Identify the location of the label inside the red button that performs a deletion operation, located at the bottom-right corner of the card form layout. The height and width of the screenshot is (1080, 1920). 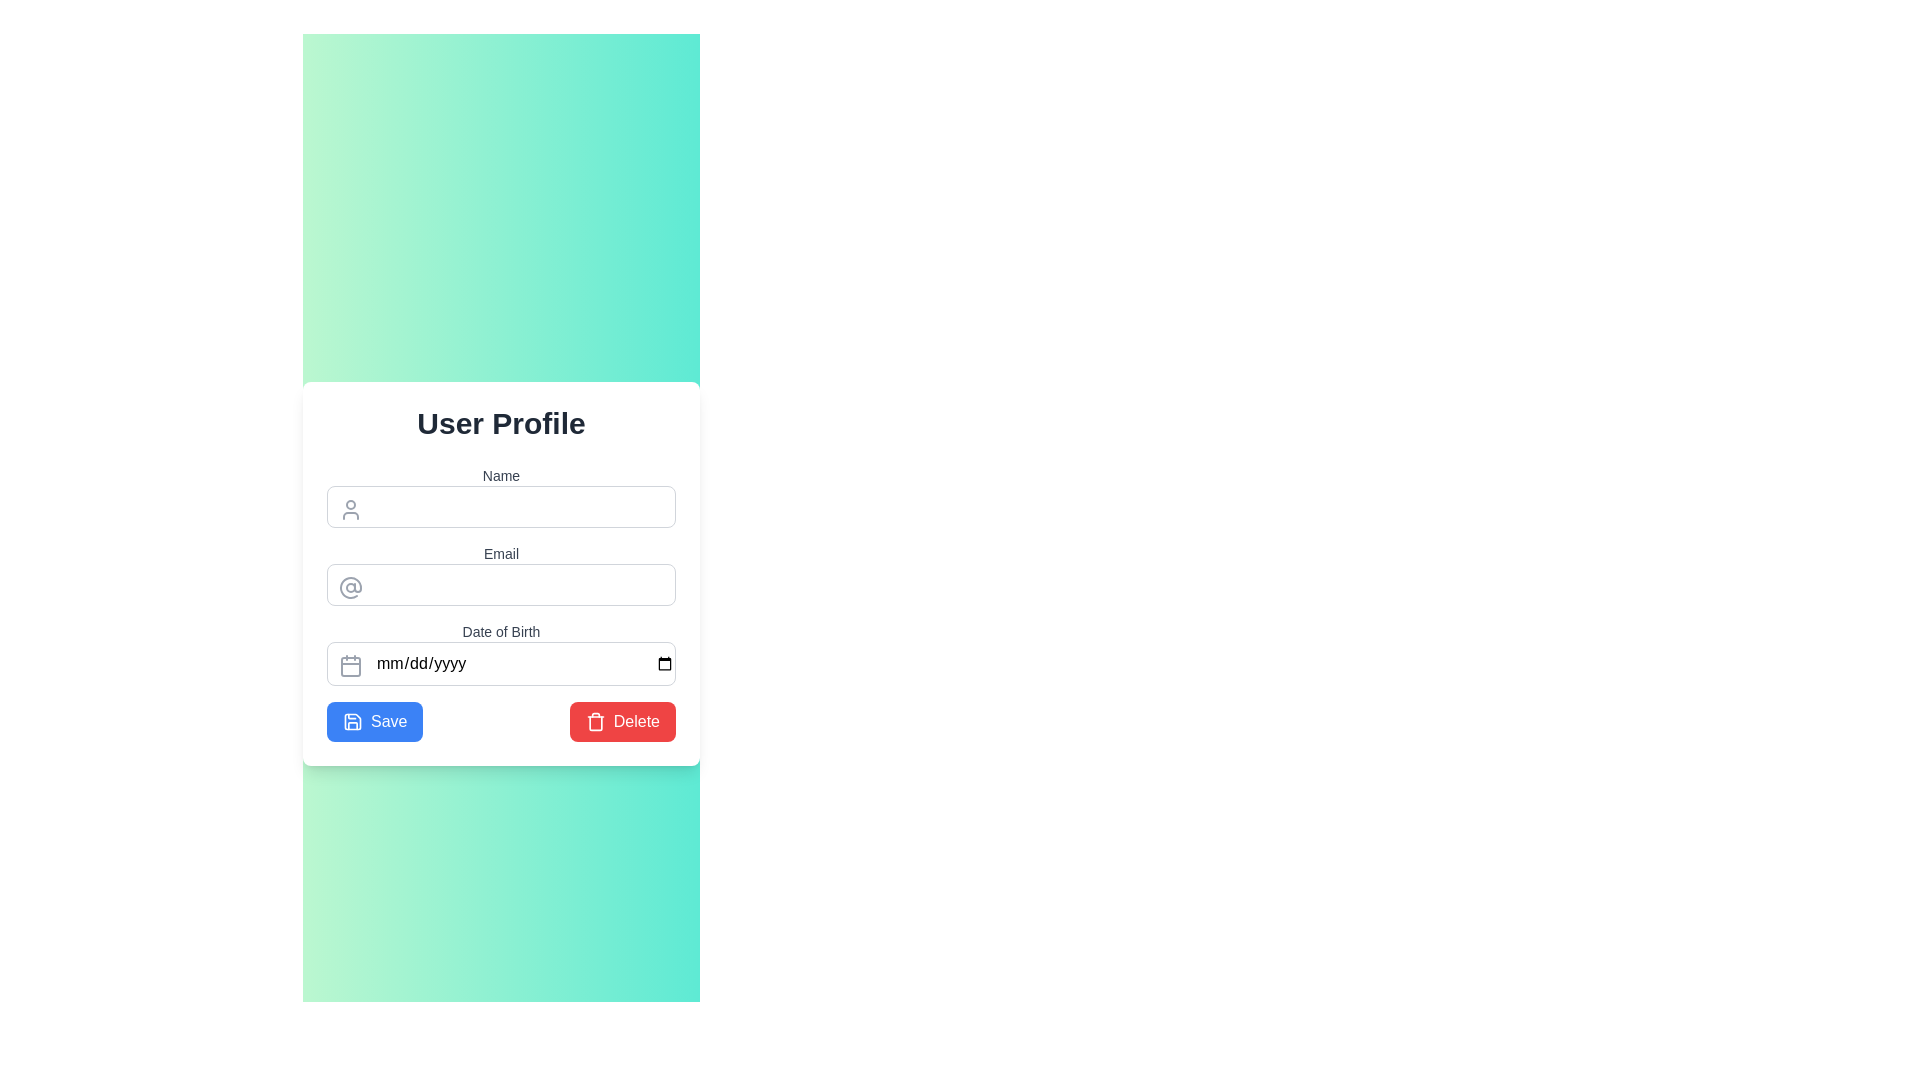
(635, 721).